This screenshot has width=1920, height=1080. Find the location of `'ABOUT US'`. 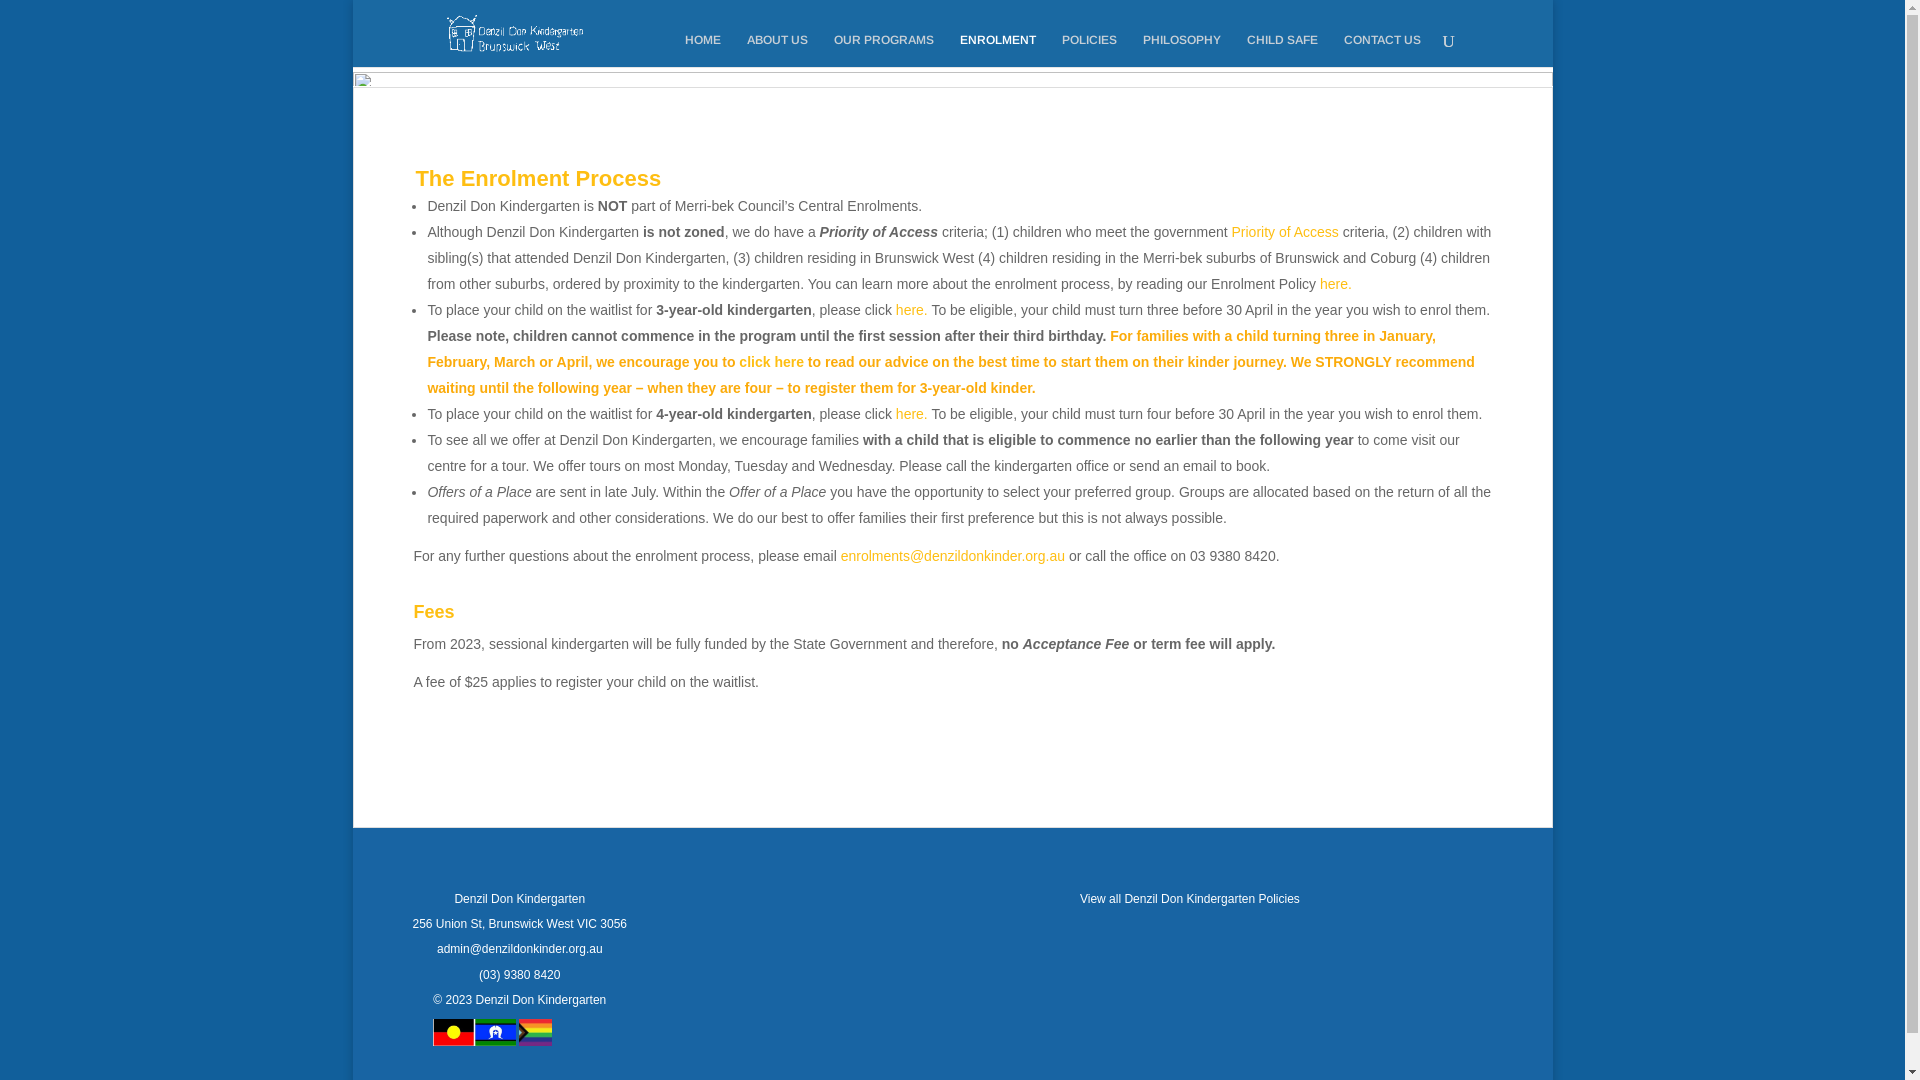

'ABOUT US' is located at coordinates (775, 49).